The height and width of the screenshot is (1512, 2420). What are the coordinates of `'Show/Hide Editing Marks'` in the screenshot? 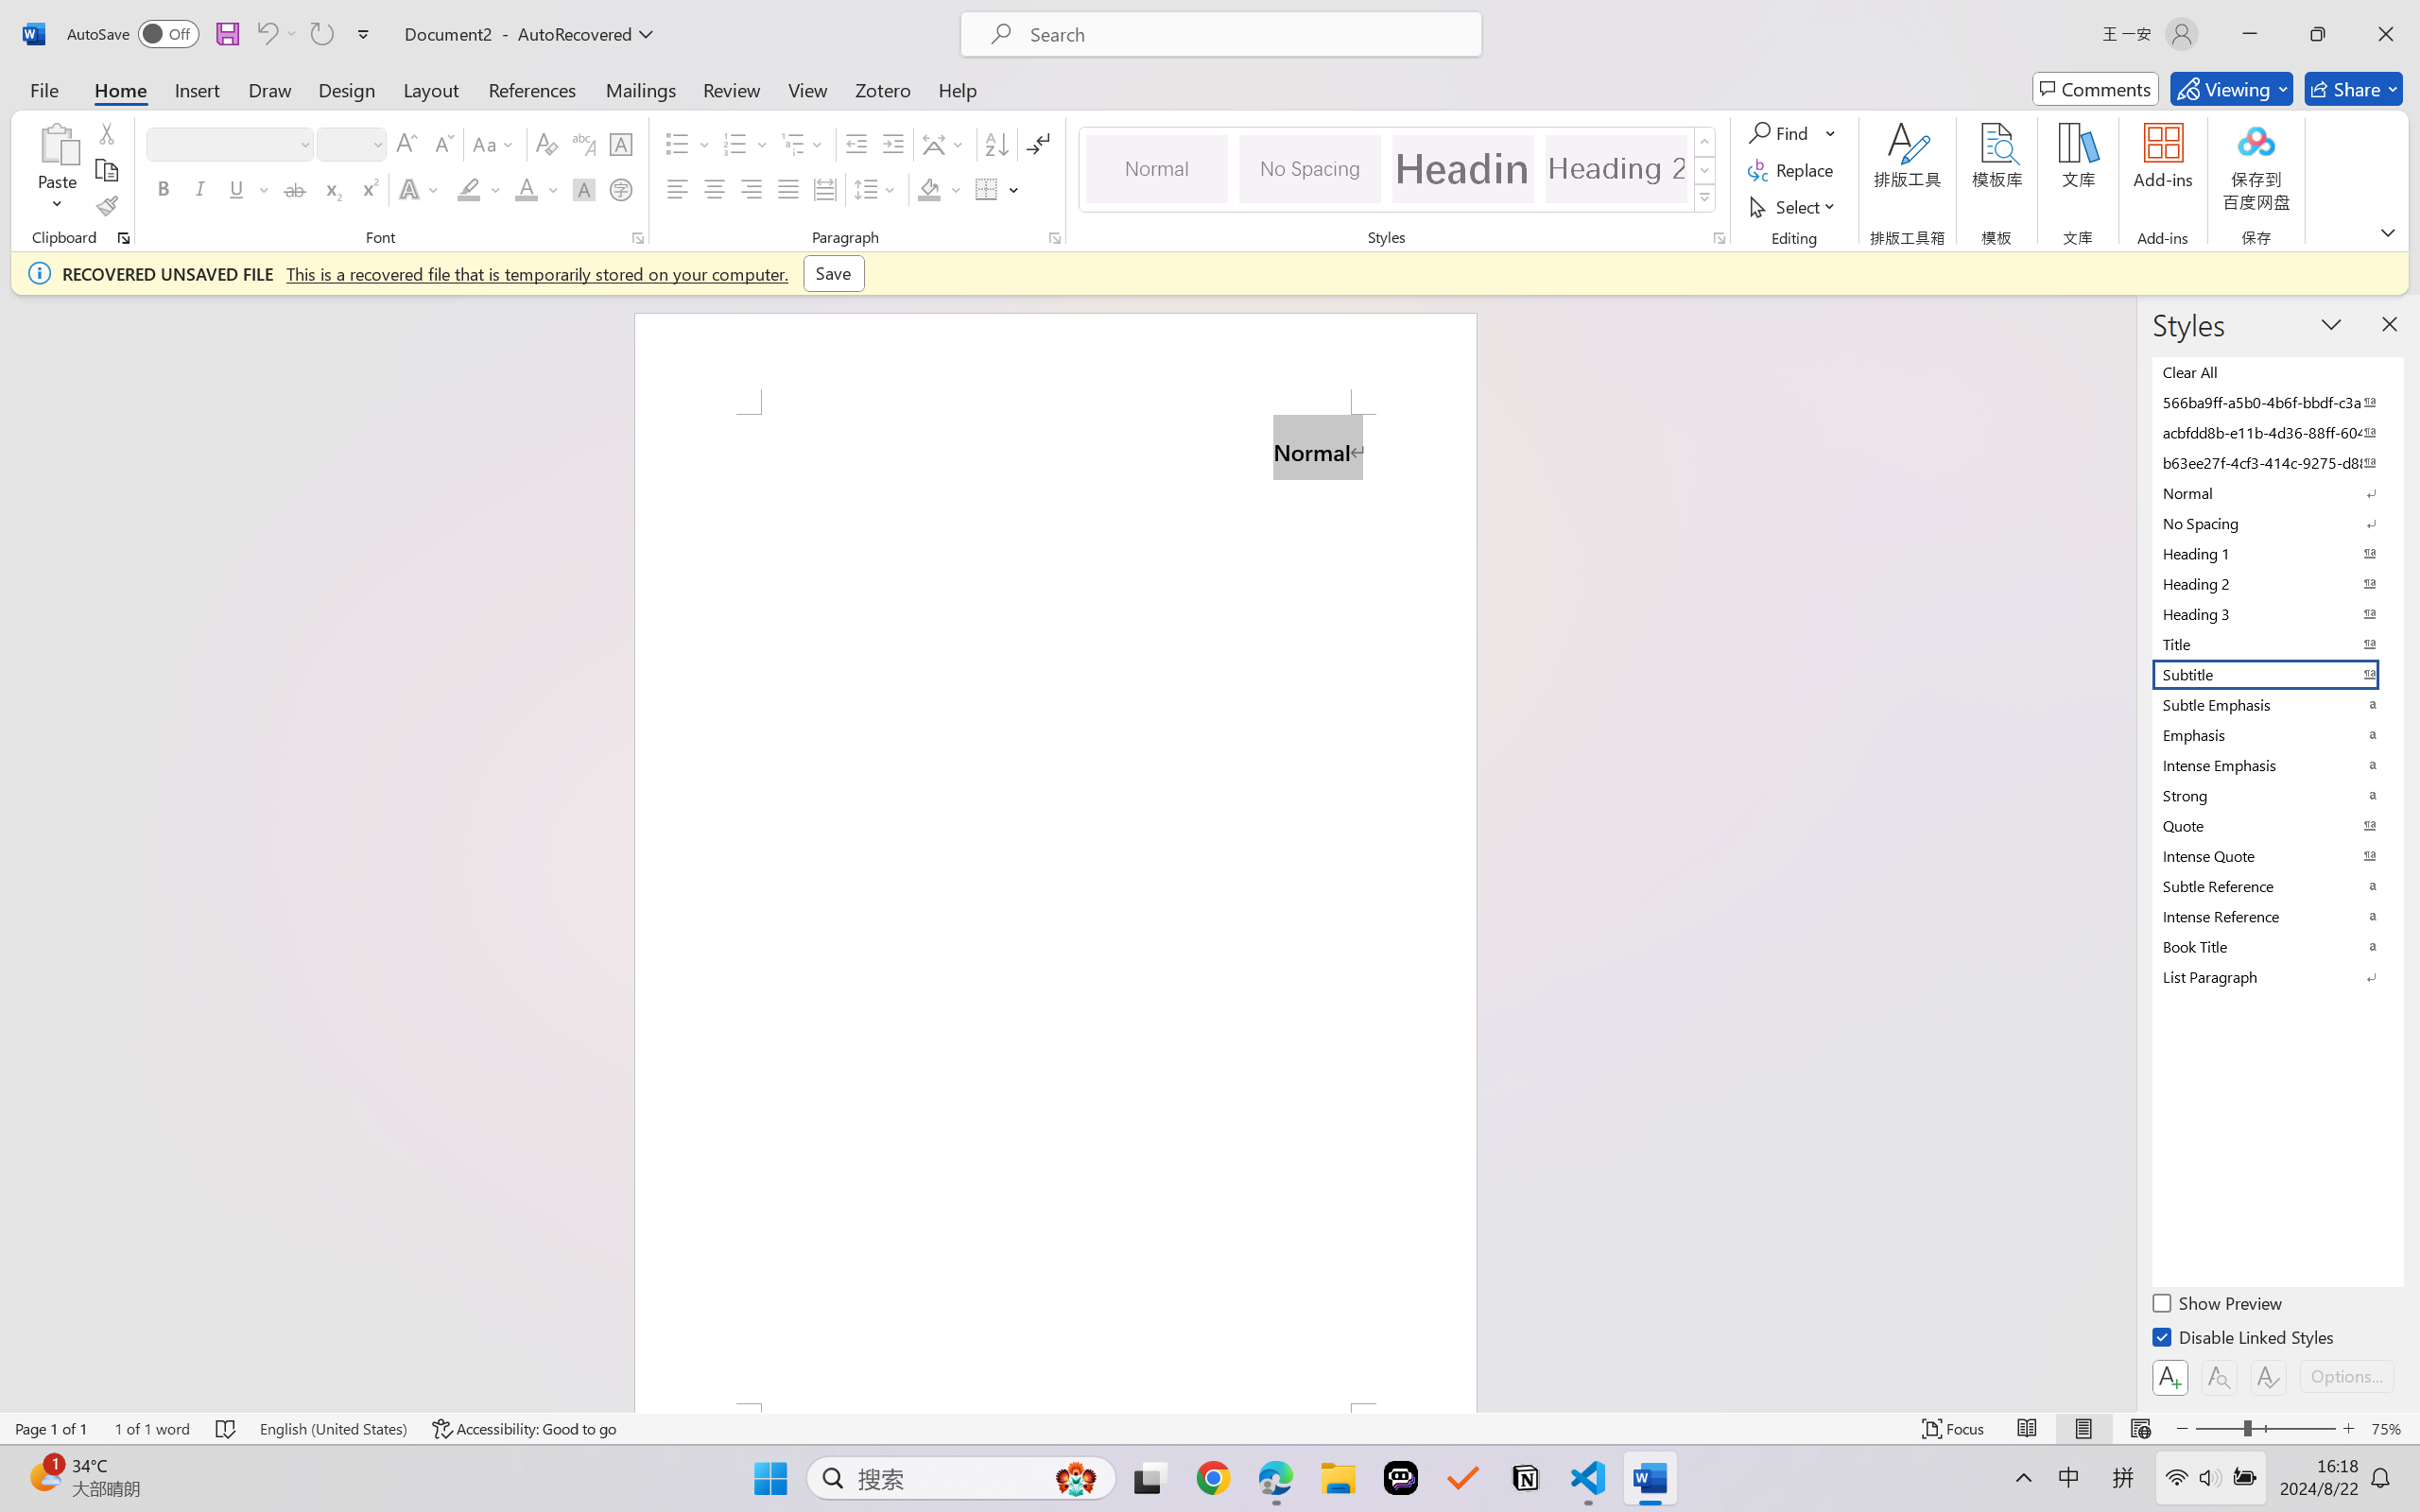 It's located at (1037, 144).